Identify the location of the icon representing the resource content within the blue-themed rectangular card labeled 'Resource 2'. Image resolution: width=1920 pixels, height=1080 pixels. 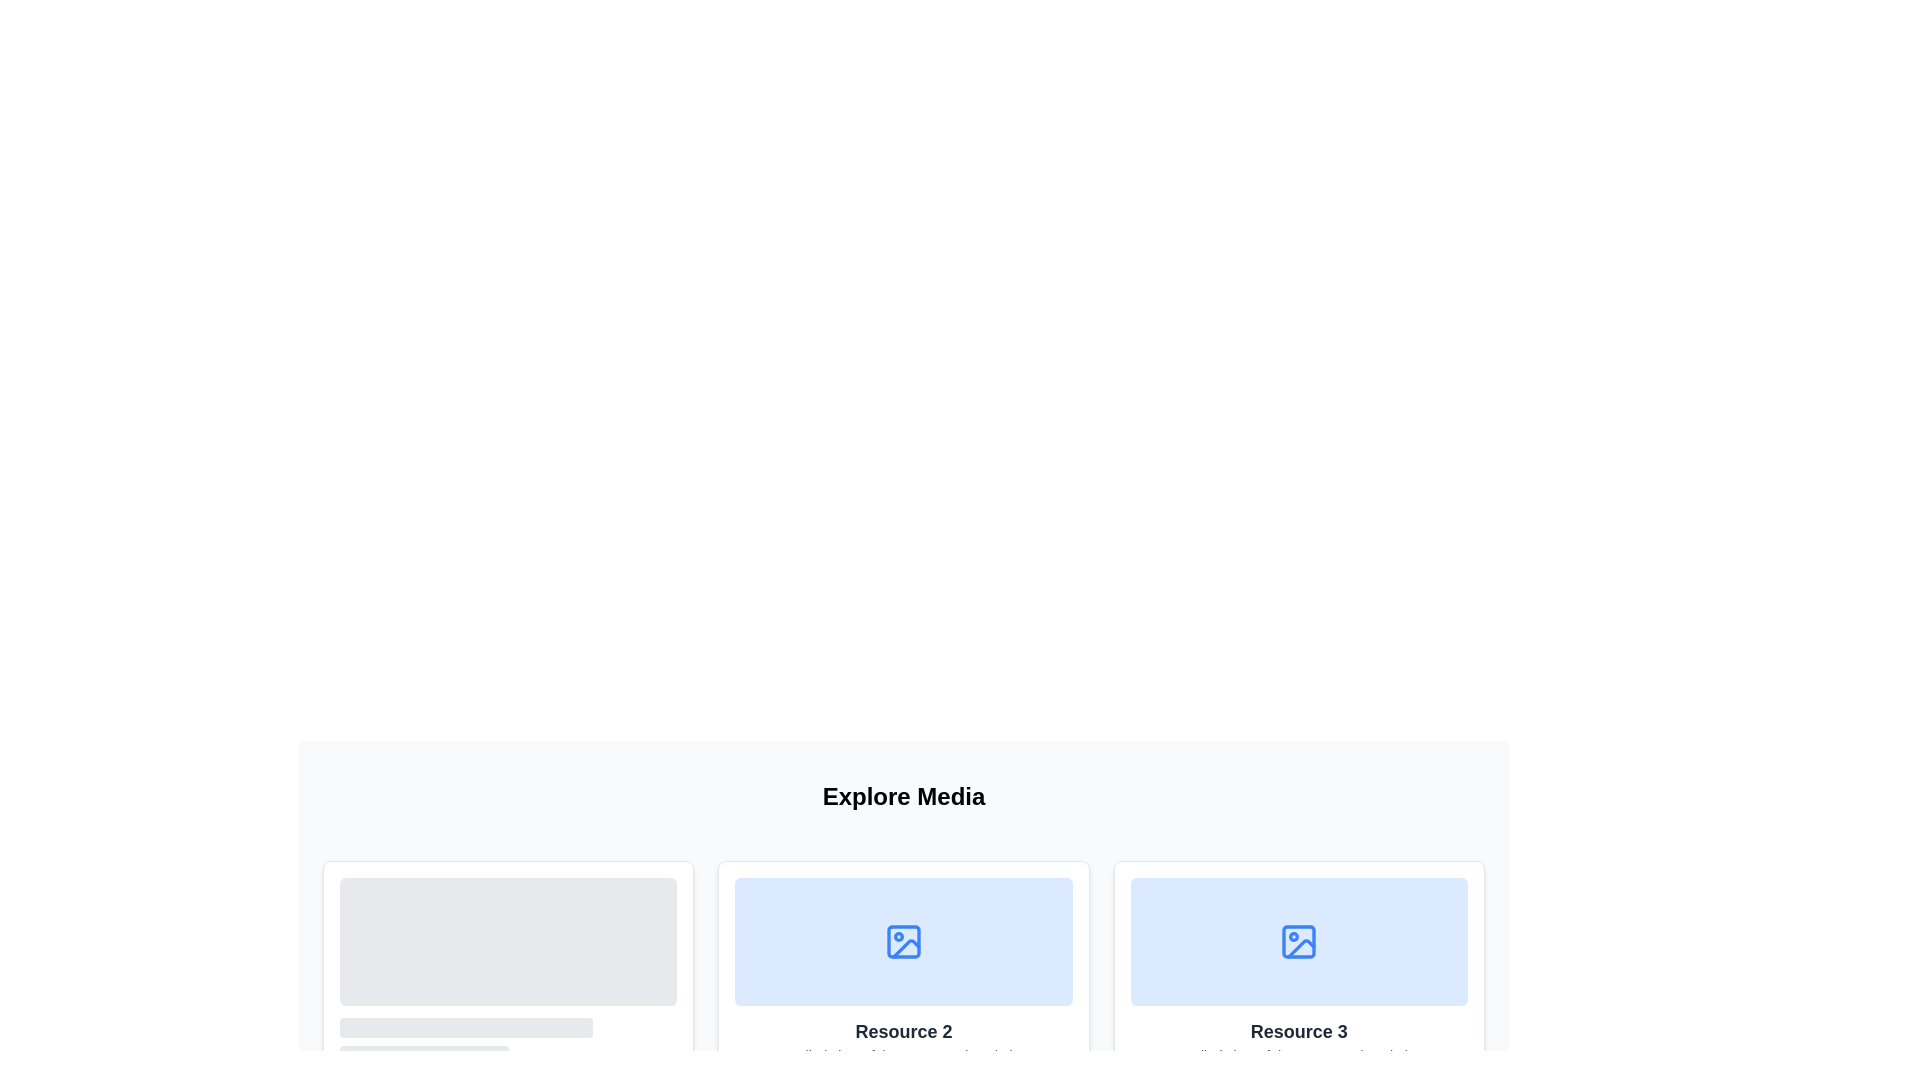
(902, 941).